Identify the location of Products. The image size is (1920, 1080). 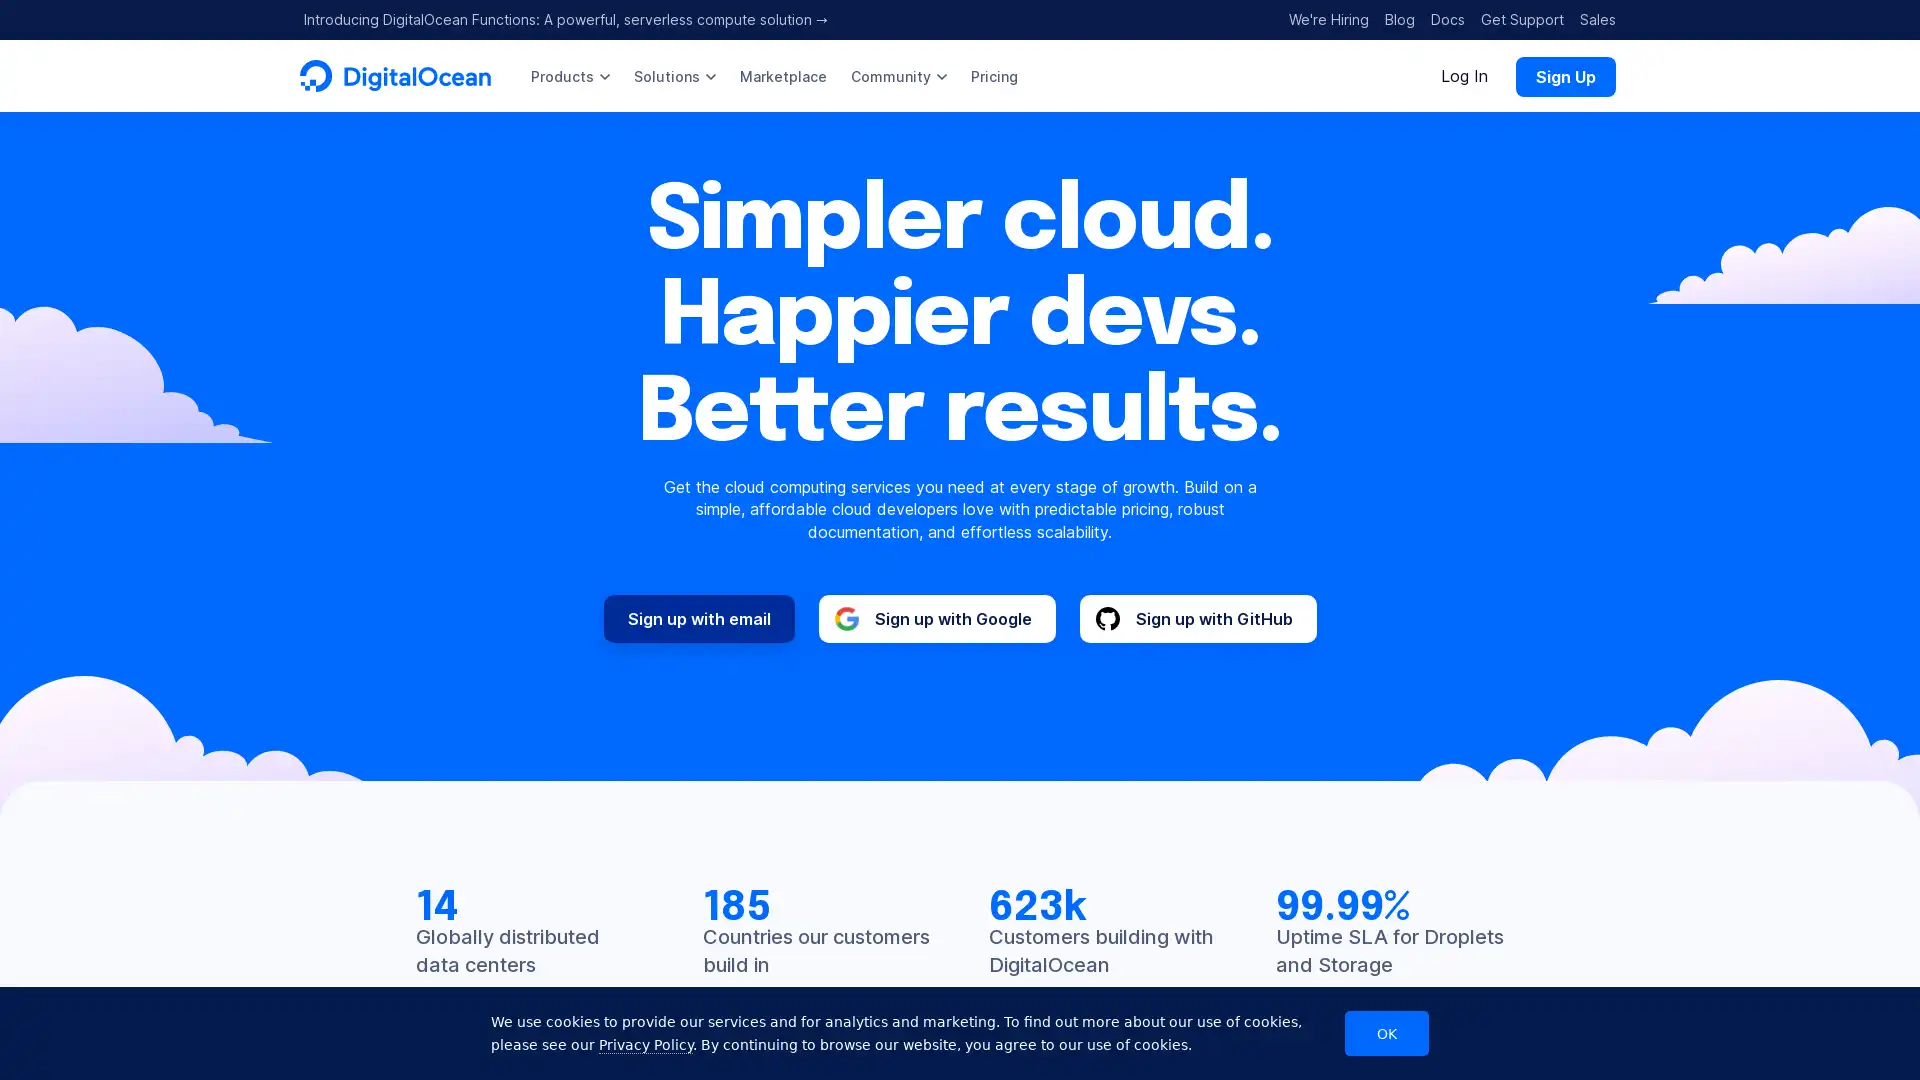
(569, 75).